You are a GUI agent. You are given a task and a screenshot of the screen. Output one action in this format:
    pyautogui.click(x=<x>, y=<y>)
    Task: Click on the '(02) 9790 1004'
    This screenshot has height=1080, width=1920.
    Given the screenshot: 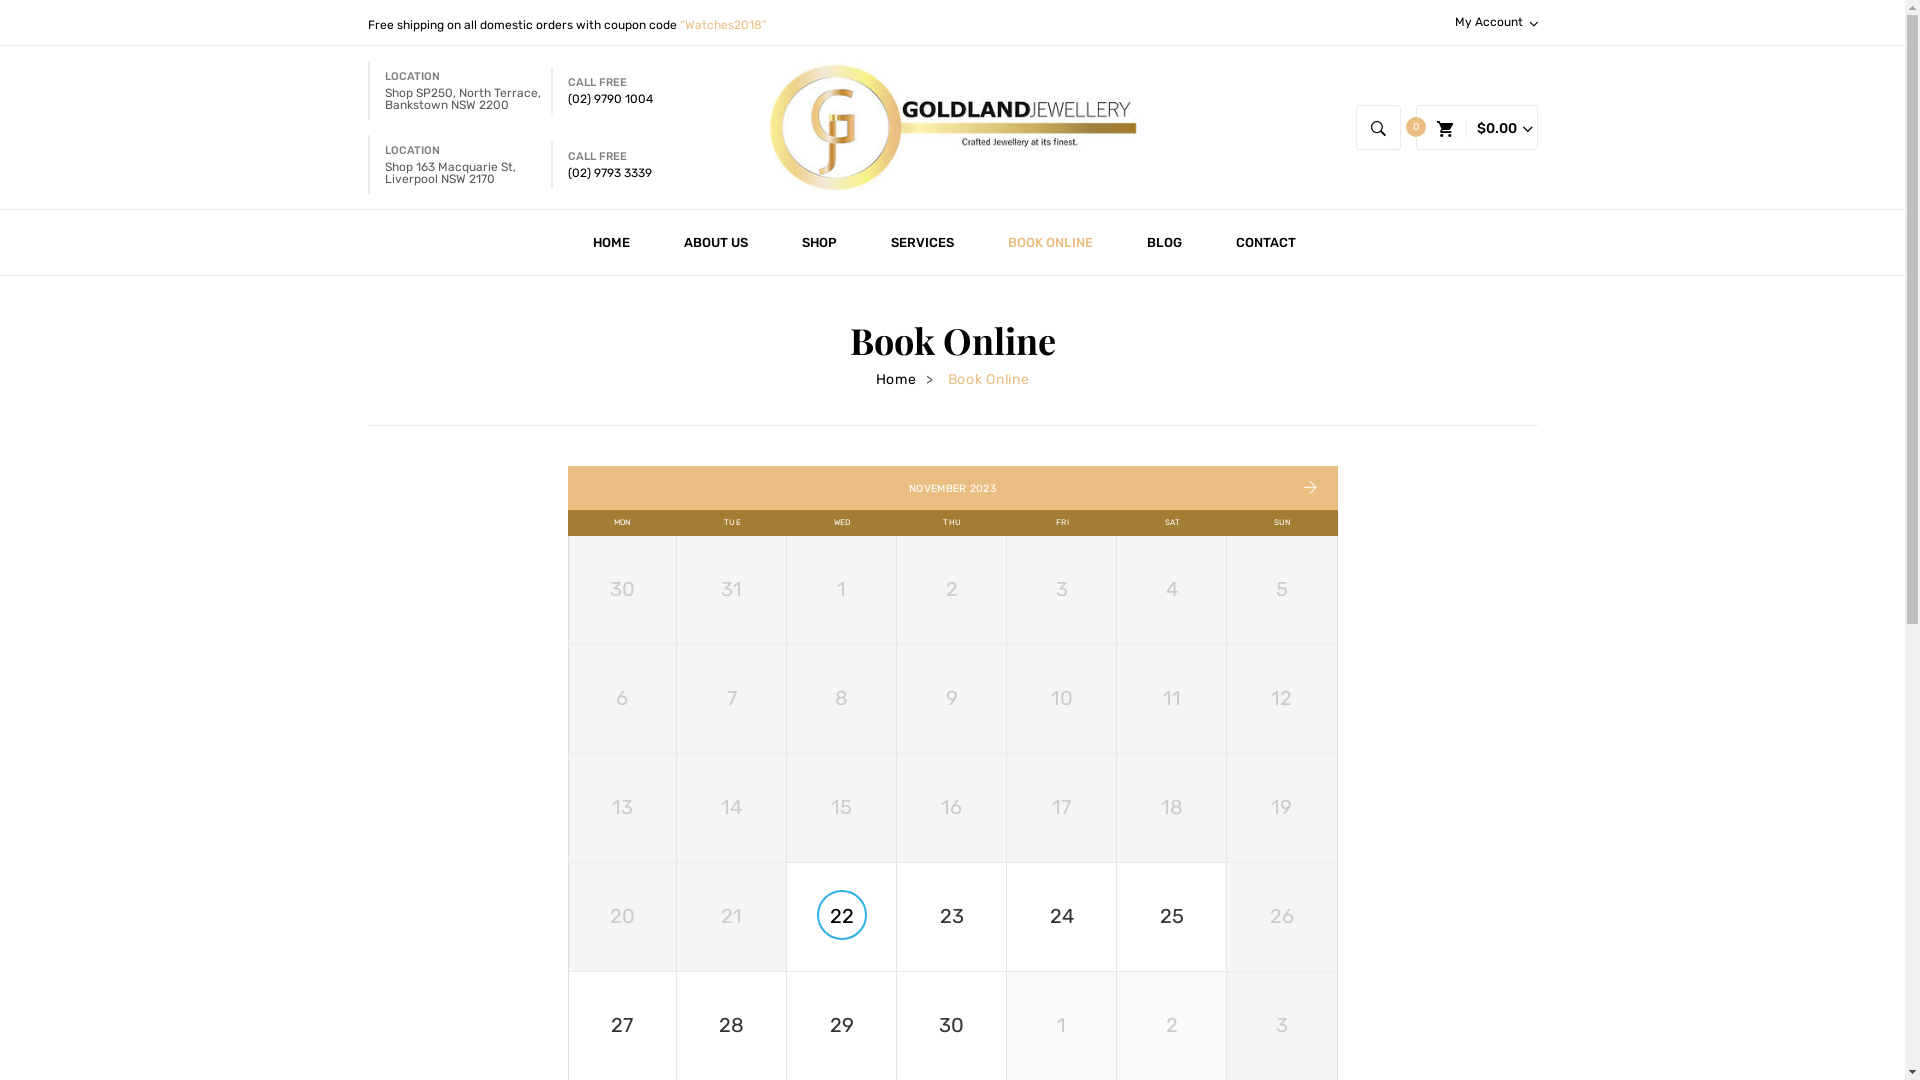 What is the action you would take?
    pyautogui.click(x=609, y=99)
    